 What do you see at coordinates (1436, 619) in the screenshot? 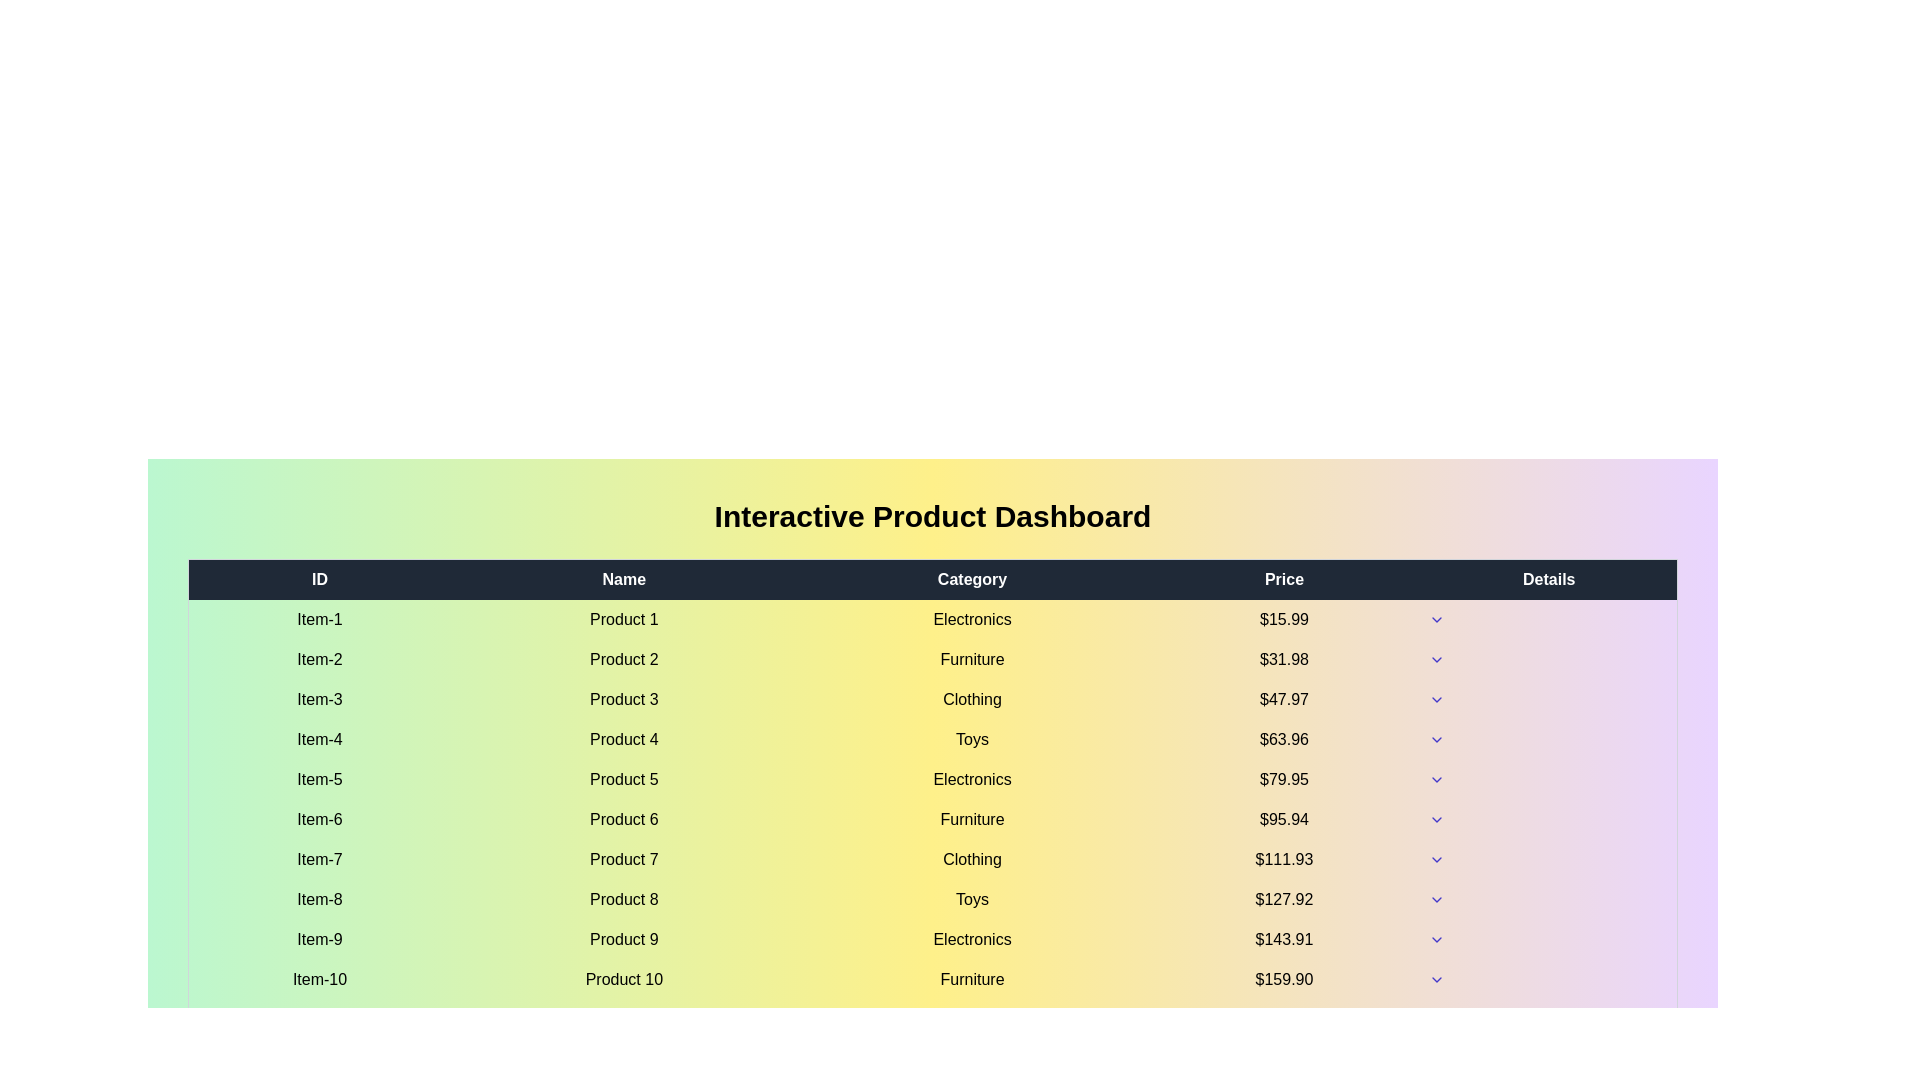
I see `the down arrow in the 'Details' column for the first item to expand its details` at bounding box center [1436, 619].